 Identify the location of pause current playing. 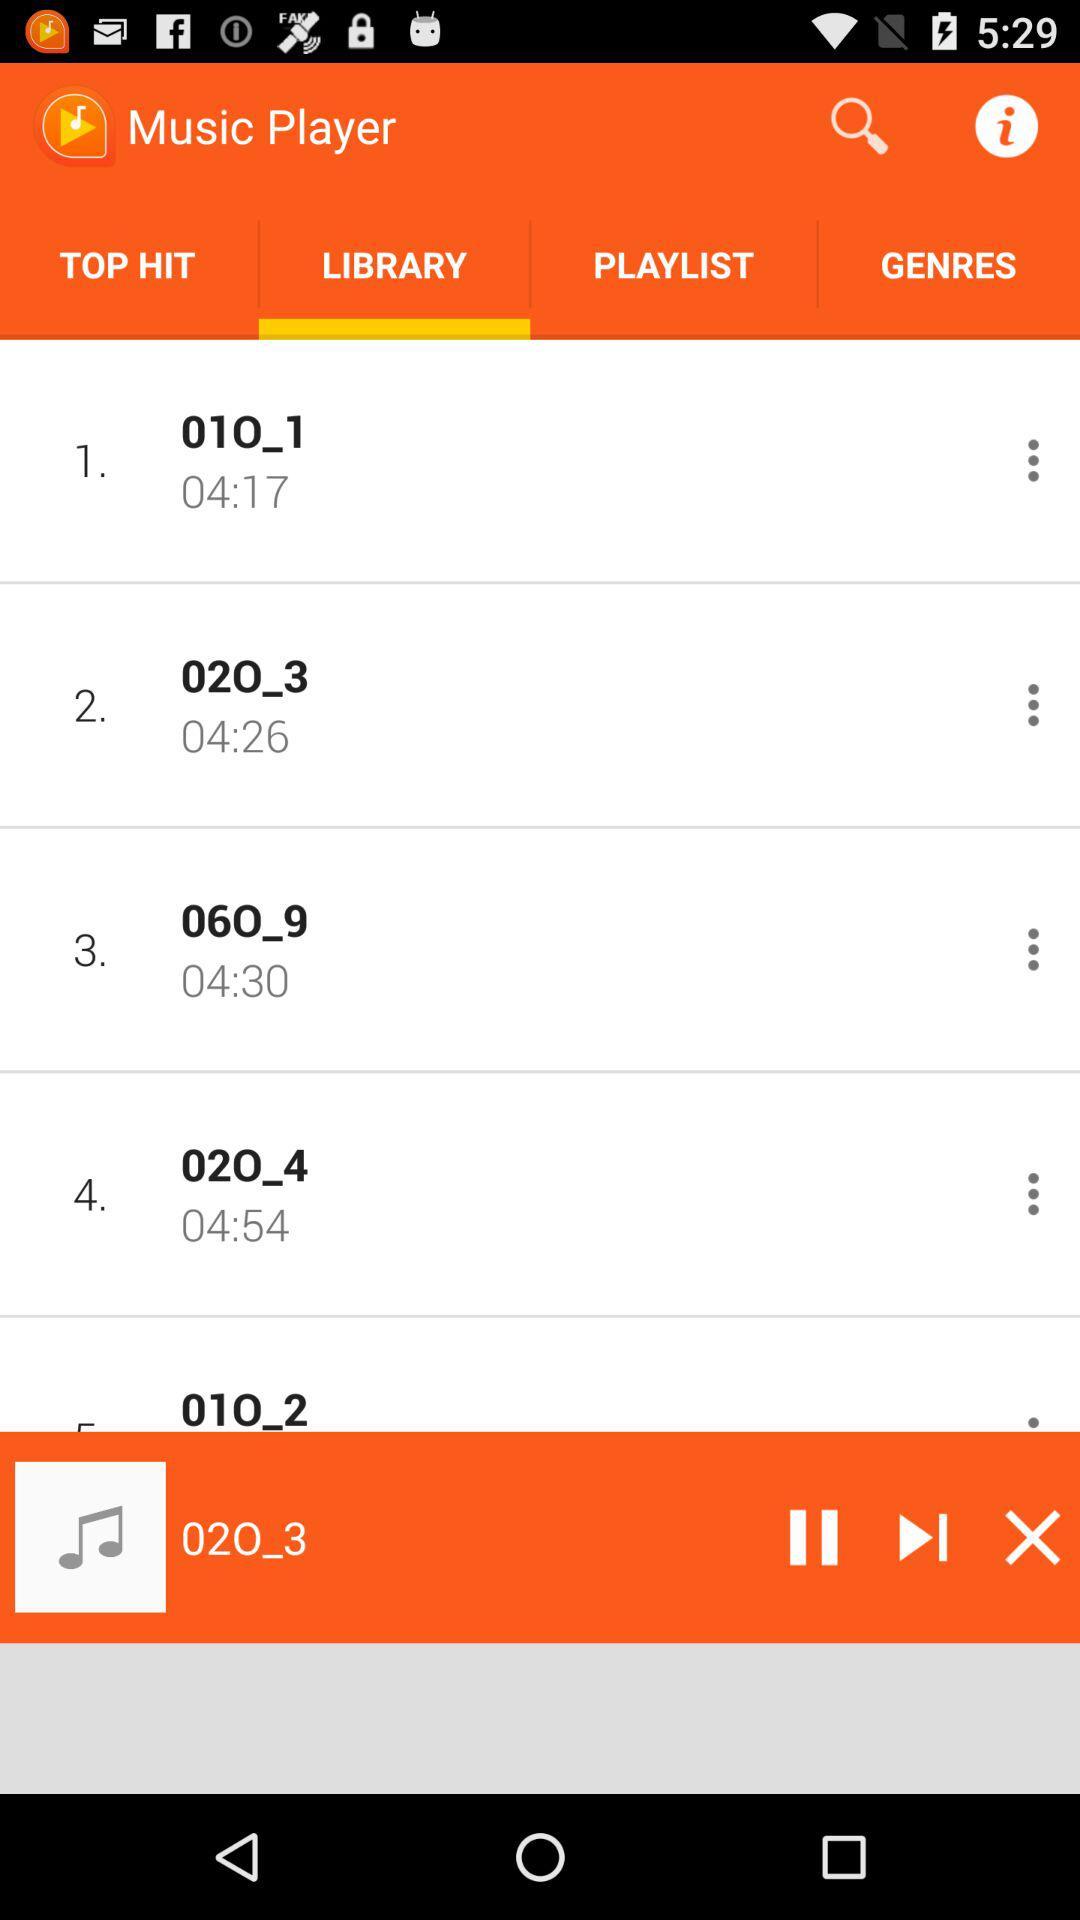
(813, 1536).